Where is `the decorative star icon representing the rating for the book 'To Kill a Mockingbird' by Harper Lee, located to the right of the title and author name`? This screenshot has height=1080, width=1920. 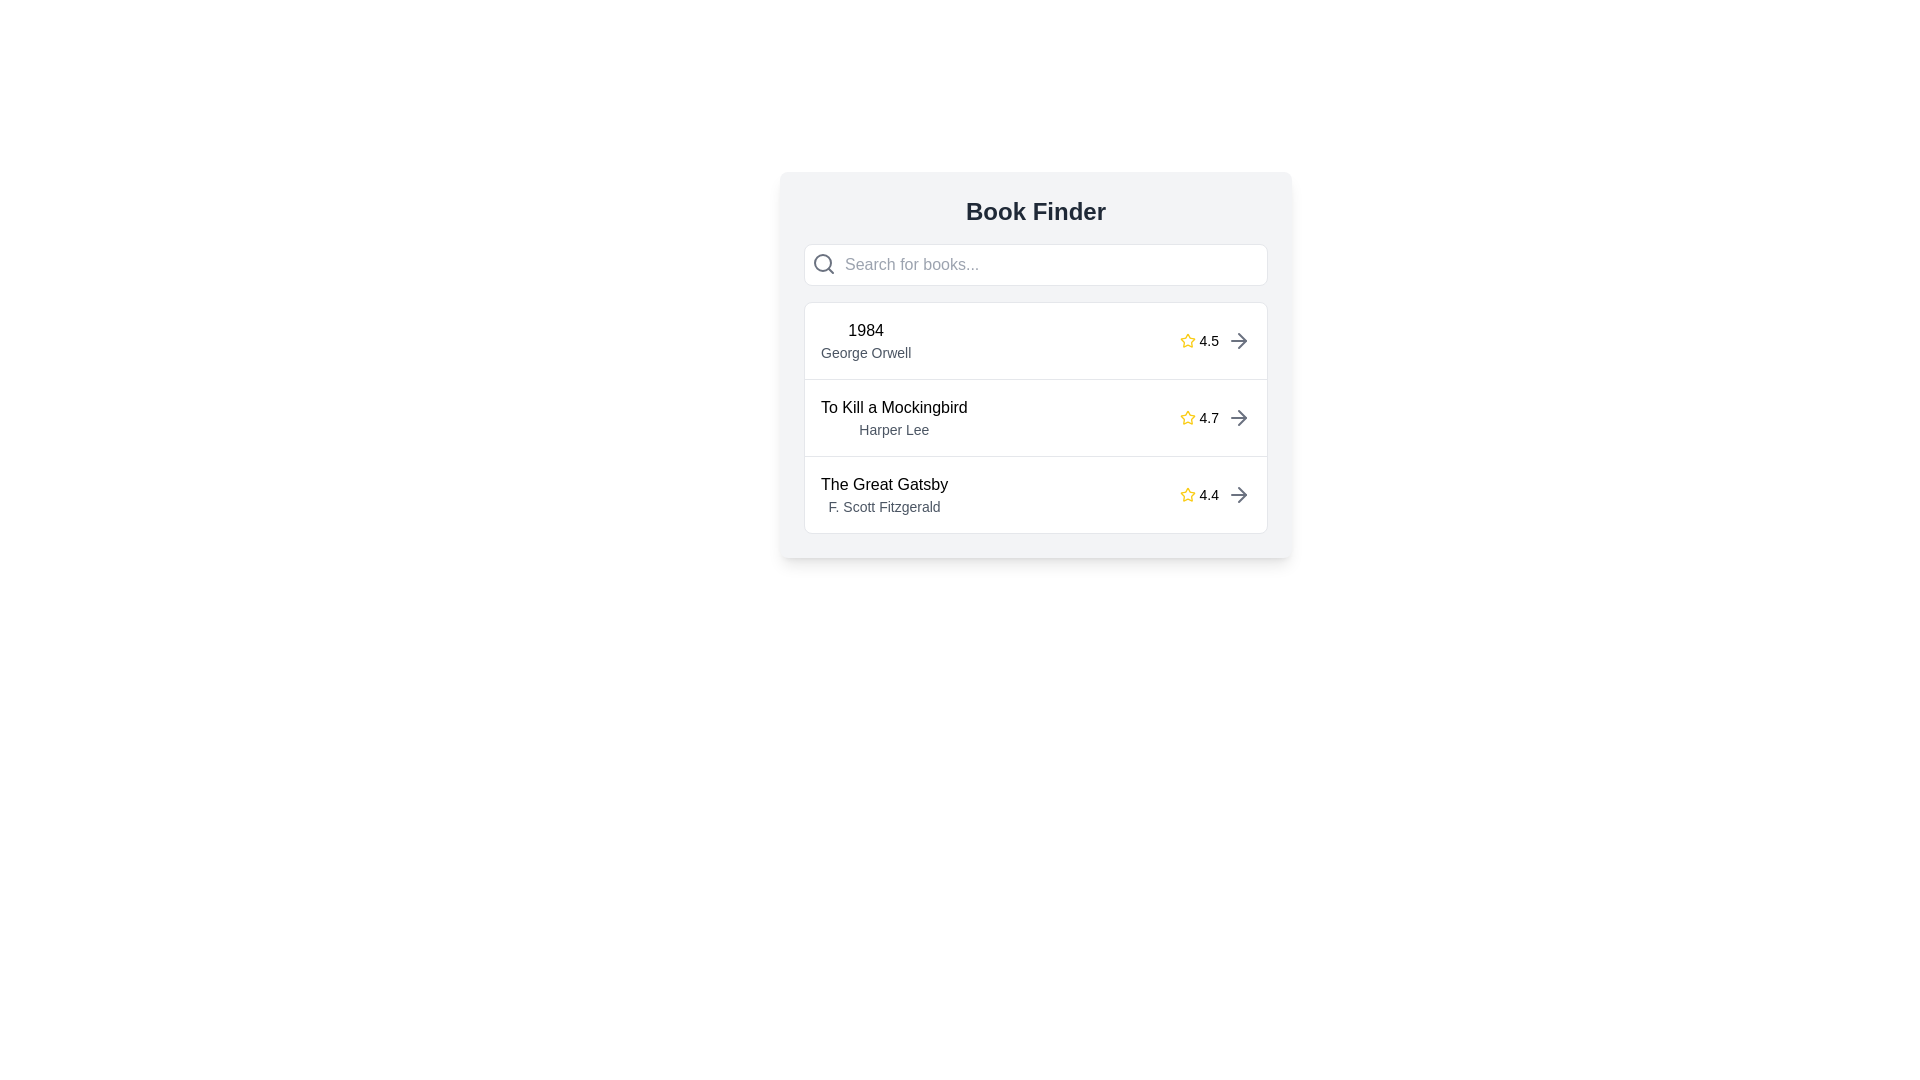 the decorative star icon representing the rating for the book 'To Kill a Mockingbird' by Harper Lee, located to the right of the title and author name is located at coordinates (1187, 416).